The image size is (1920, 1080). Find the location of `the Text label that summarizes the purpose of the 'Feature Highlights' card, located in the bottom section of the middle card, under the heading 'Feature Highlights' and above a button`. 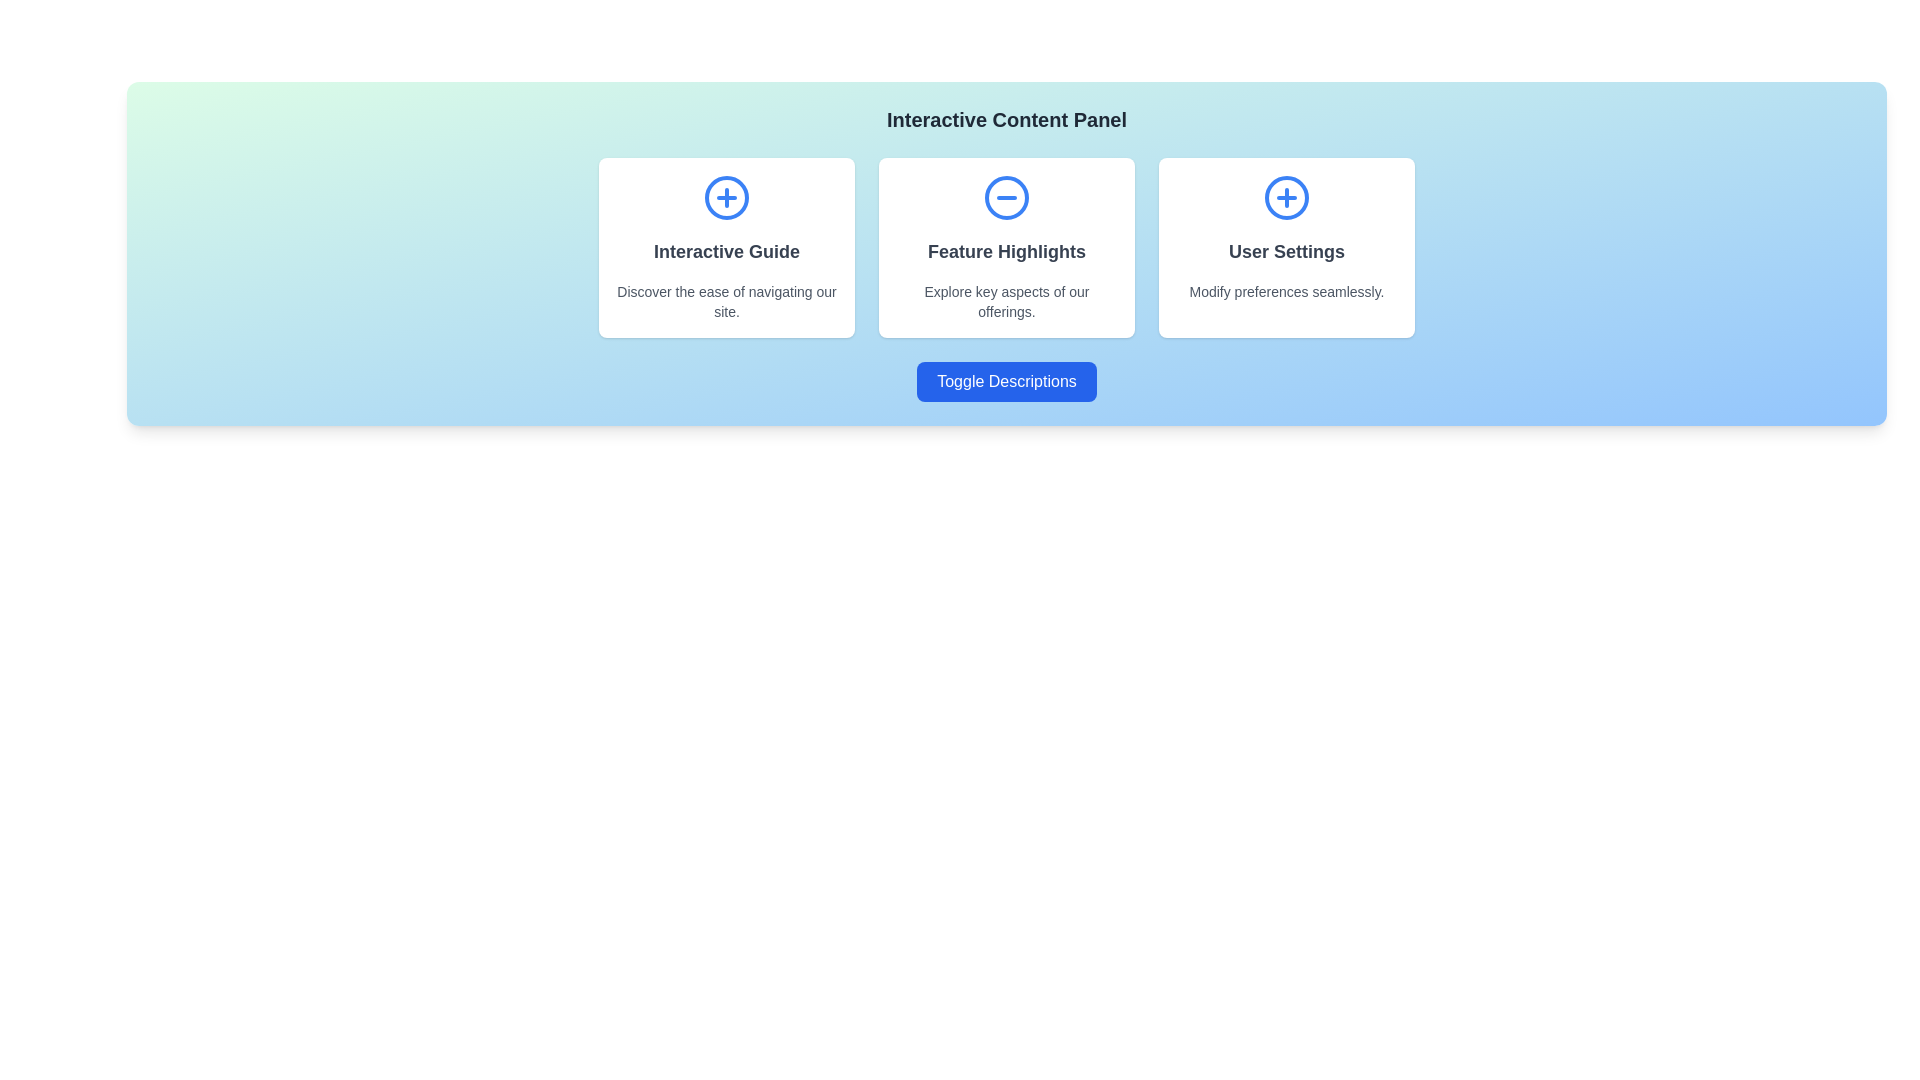

the Text label that summarizes the purpose of the 'Feature Highlights' card, located in the bottom section of the middle card, under the heading 'Feature Highlights' and above a button is located at coordinates (1007, 301).